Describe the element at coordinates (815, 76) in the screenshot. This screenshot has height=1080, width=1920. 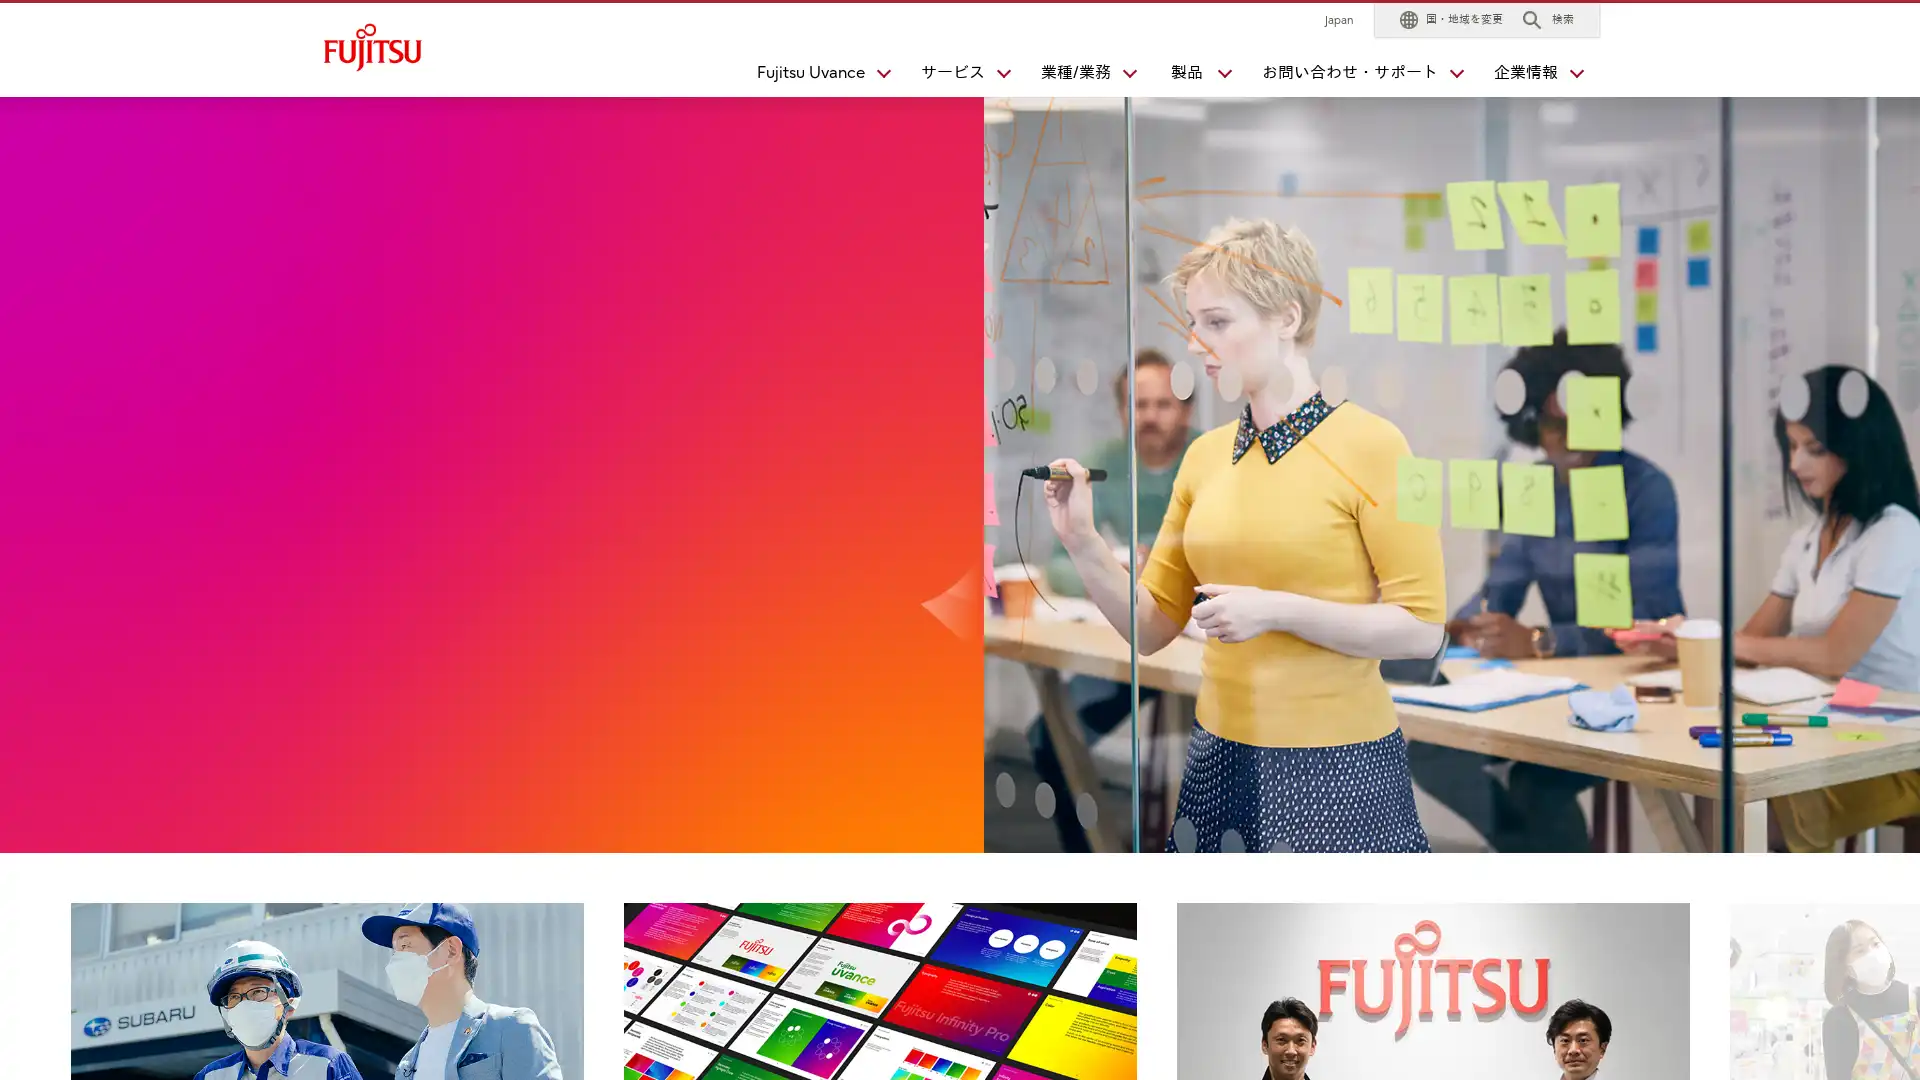
I see `Fujitsu Uvance` at that location.